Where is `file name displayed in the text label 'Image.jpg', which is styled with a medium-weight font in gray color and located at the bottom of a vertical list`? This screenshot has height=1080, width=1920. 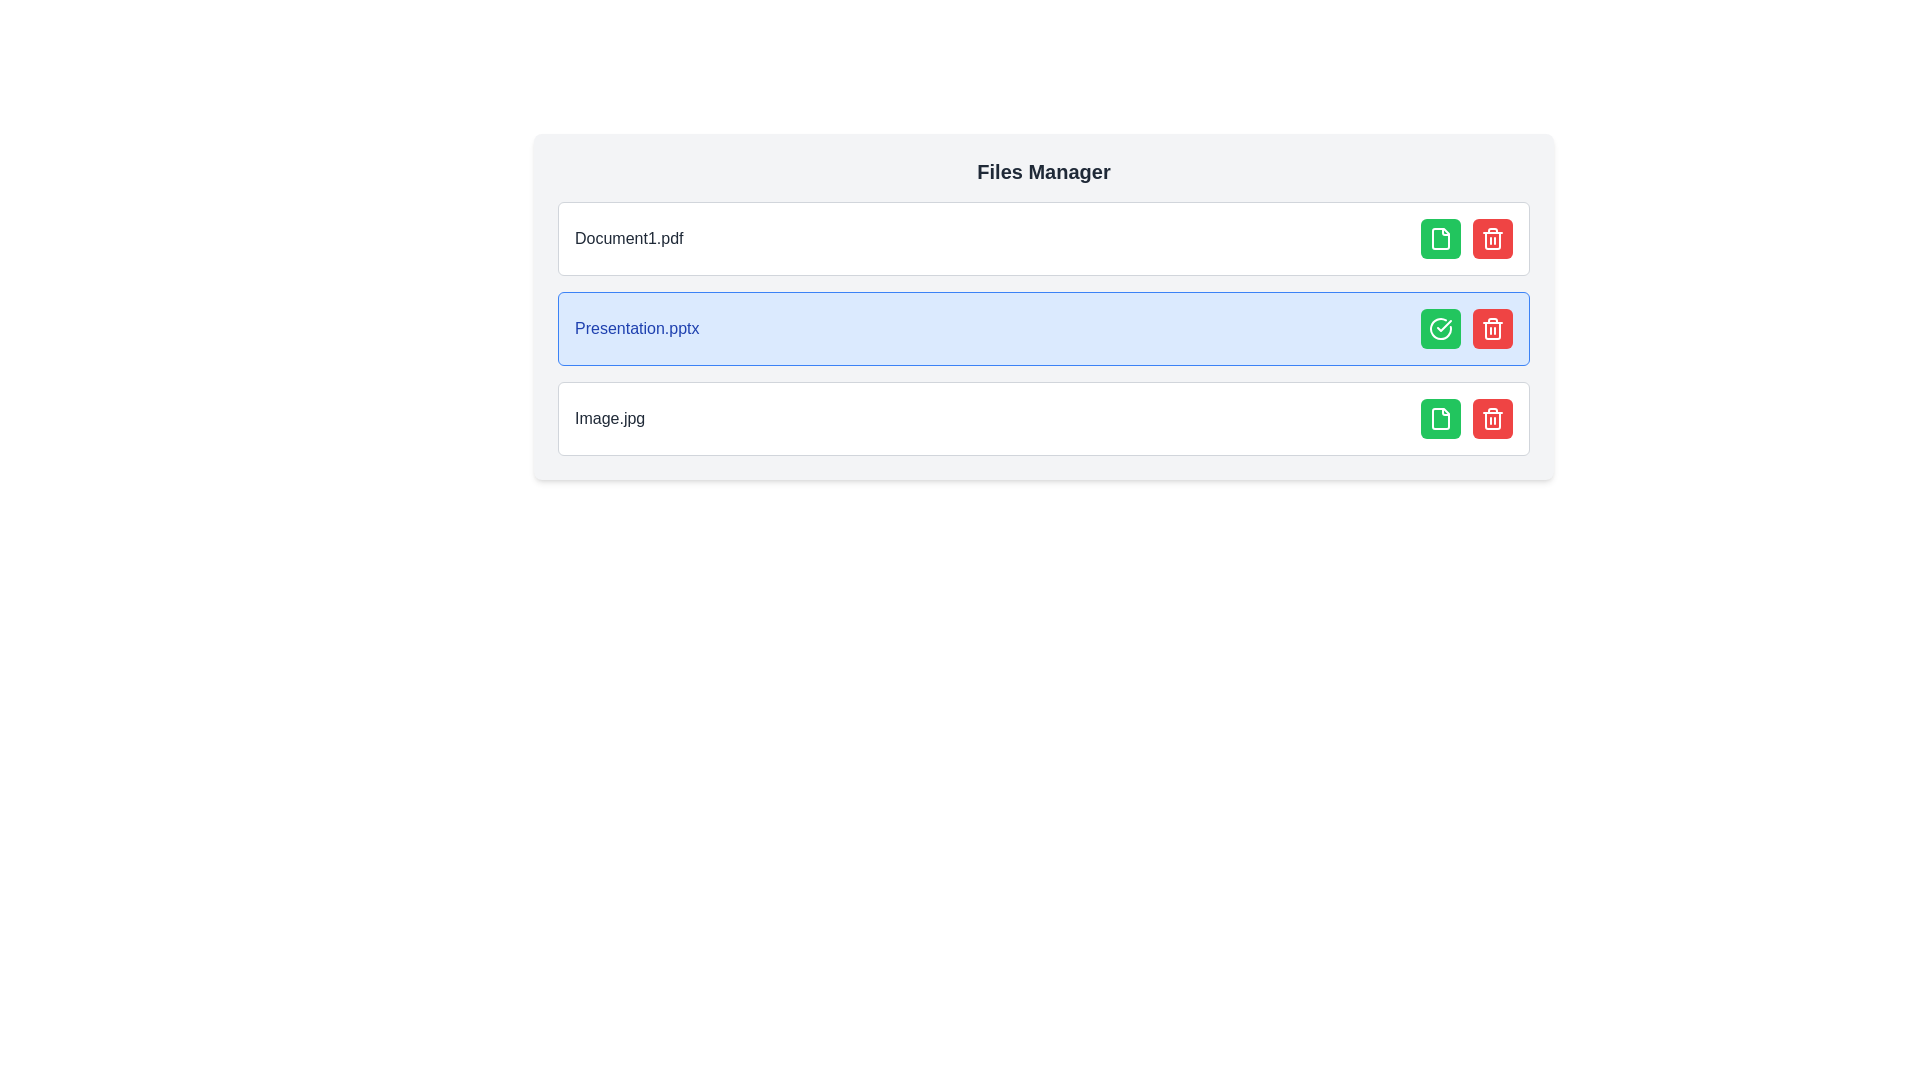
file name displayed in the text label 'Image.jpg', which is styled with a medium-weight font in gray color and located at the bottom of a vertical list is located at coordinates (609, 418).